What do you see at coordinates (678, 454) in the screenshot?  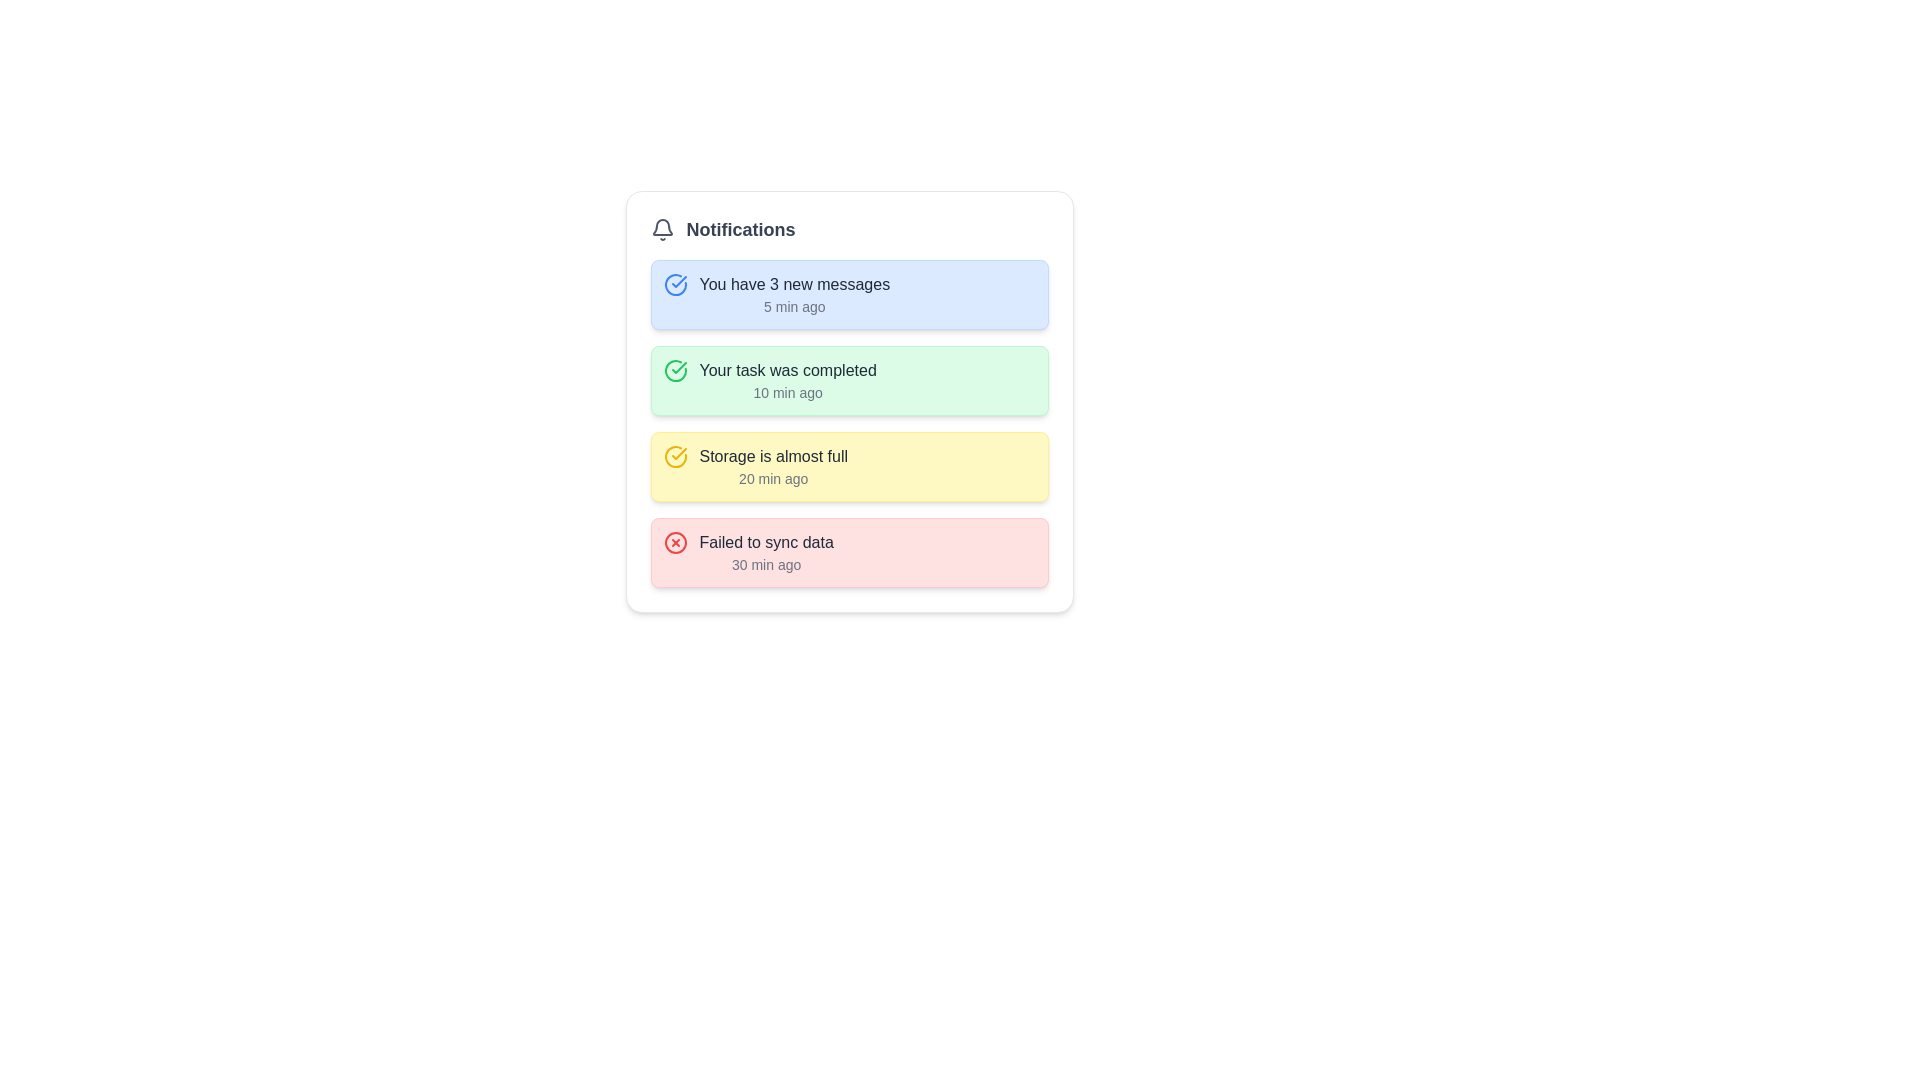 I see `the appearance of the Check mark icon, which signifies successful task completion, located in the second row of the 'Notifications' section within the green notification box` at bounding box center [678, 454].